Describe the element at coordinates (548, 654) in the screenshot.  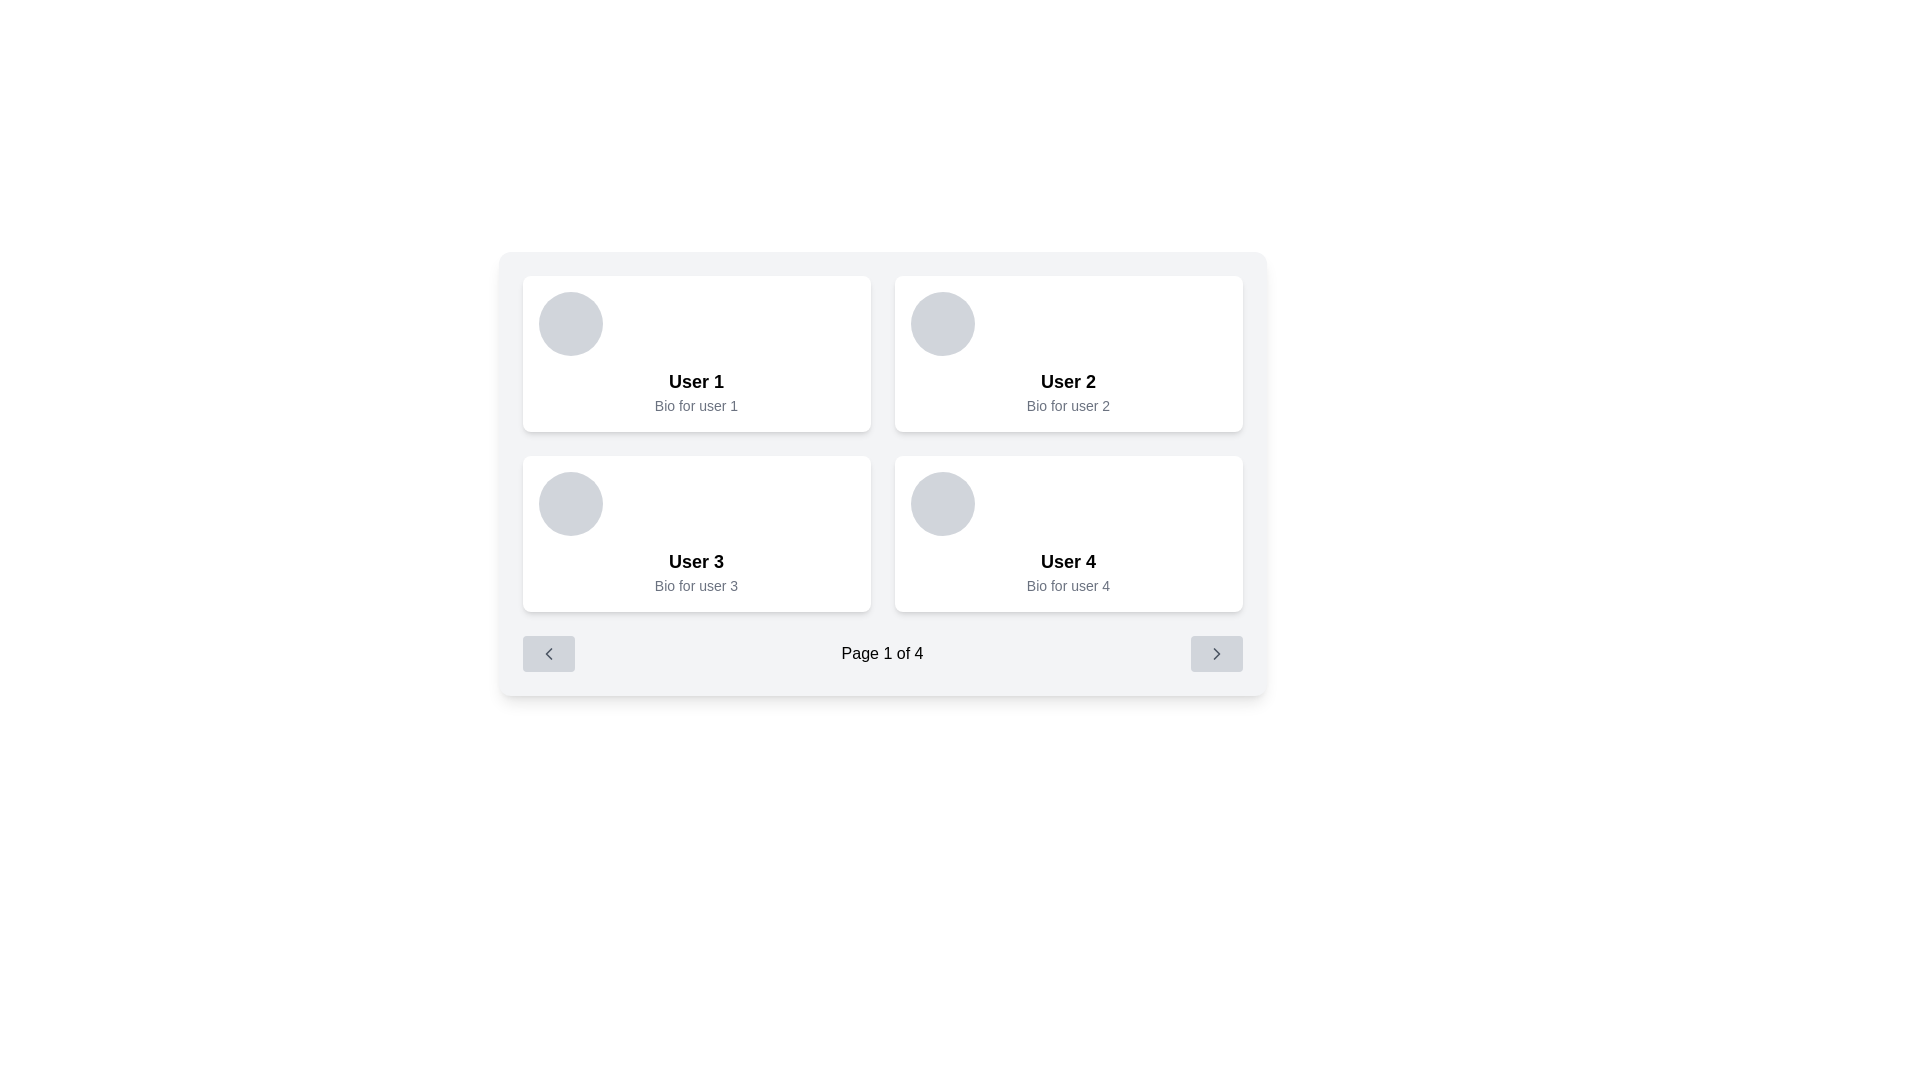
I see `the chevron SVG icon located at the bottom left of the interface` at that location.